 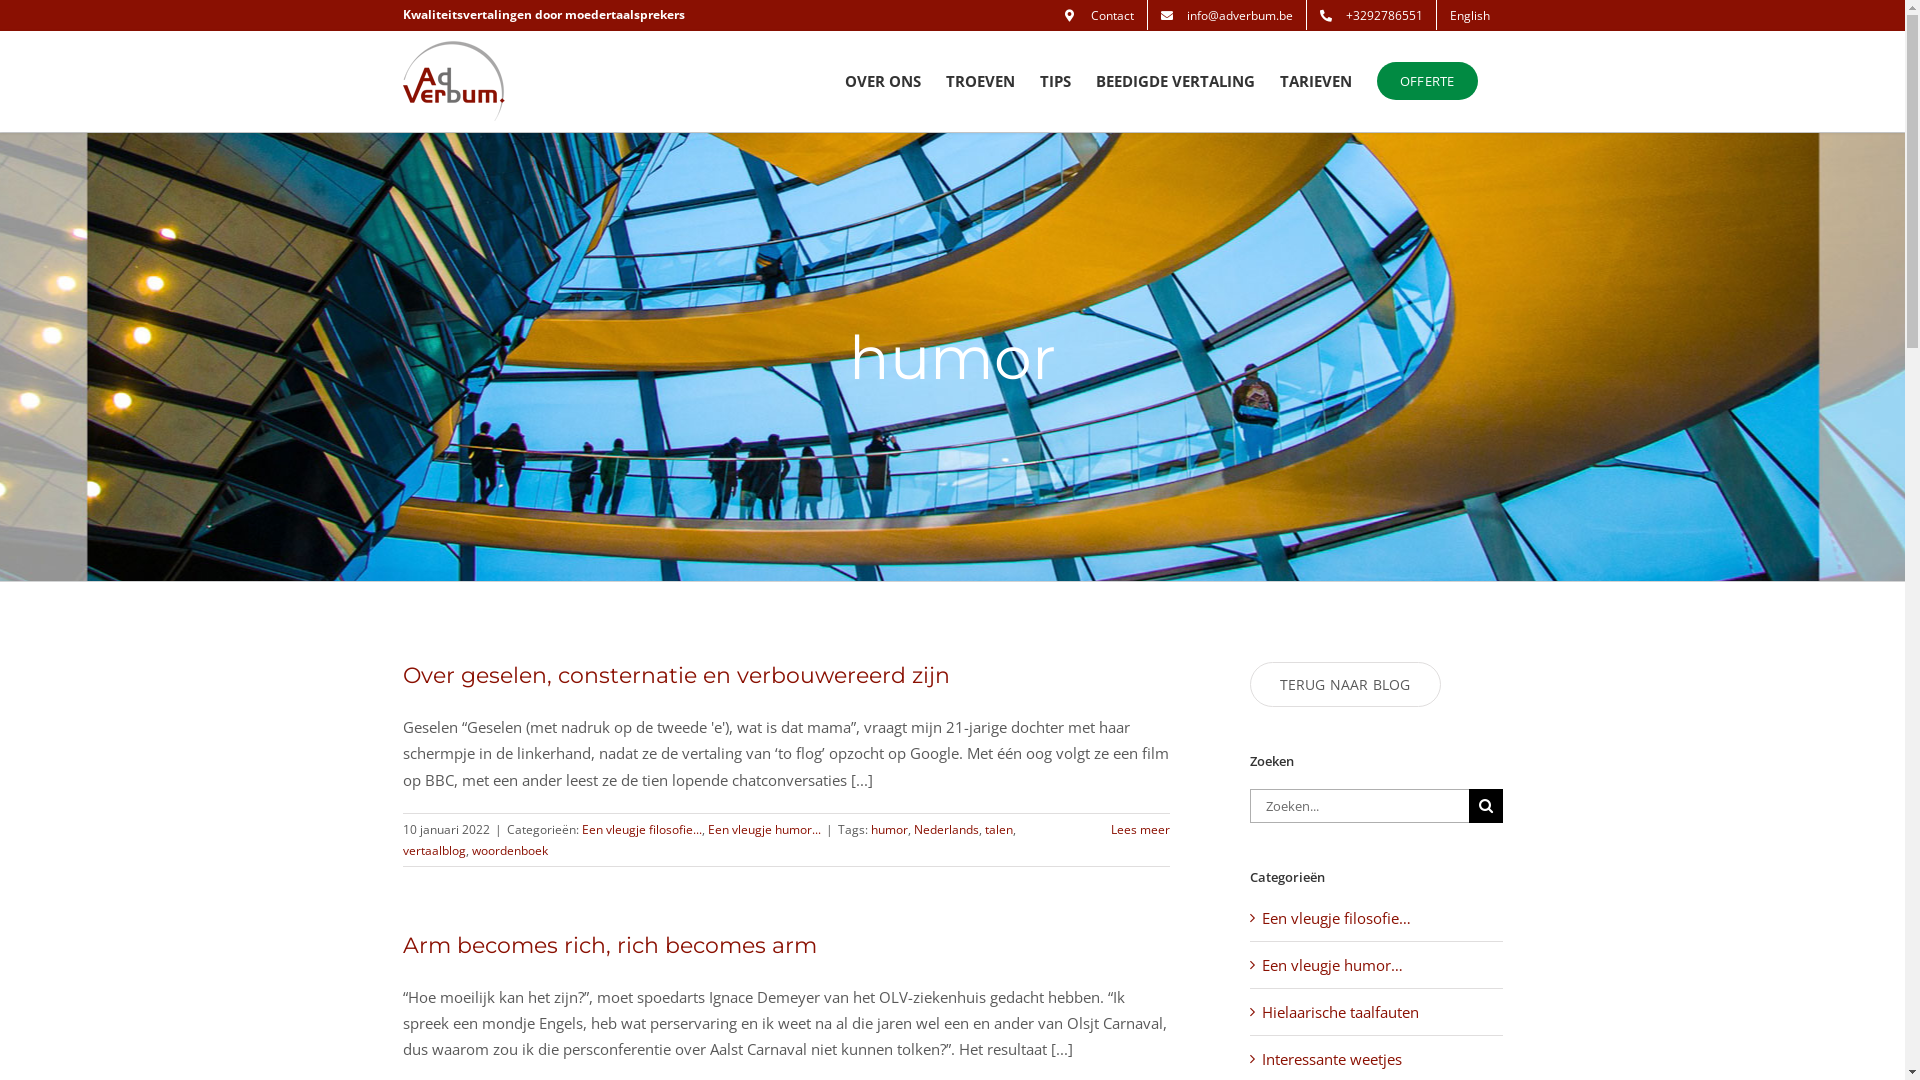 I want to click on 'woordenboek', so click(x=509, y=850).